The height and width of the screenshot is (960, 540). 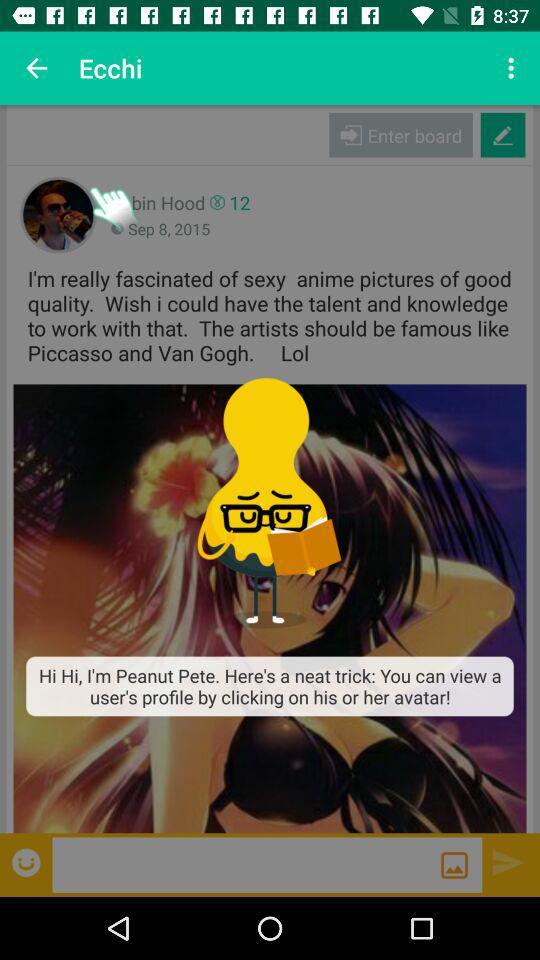 What do you see at coordinates (270, 607) in the screenshot?
I see `open picture full screen` at bounding box center [270, 607].